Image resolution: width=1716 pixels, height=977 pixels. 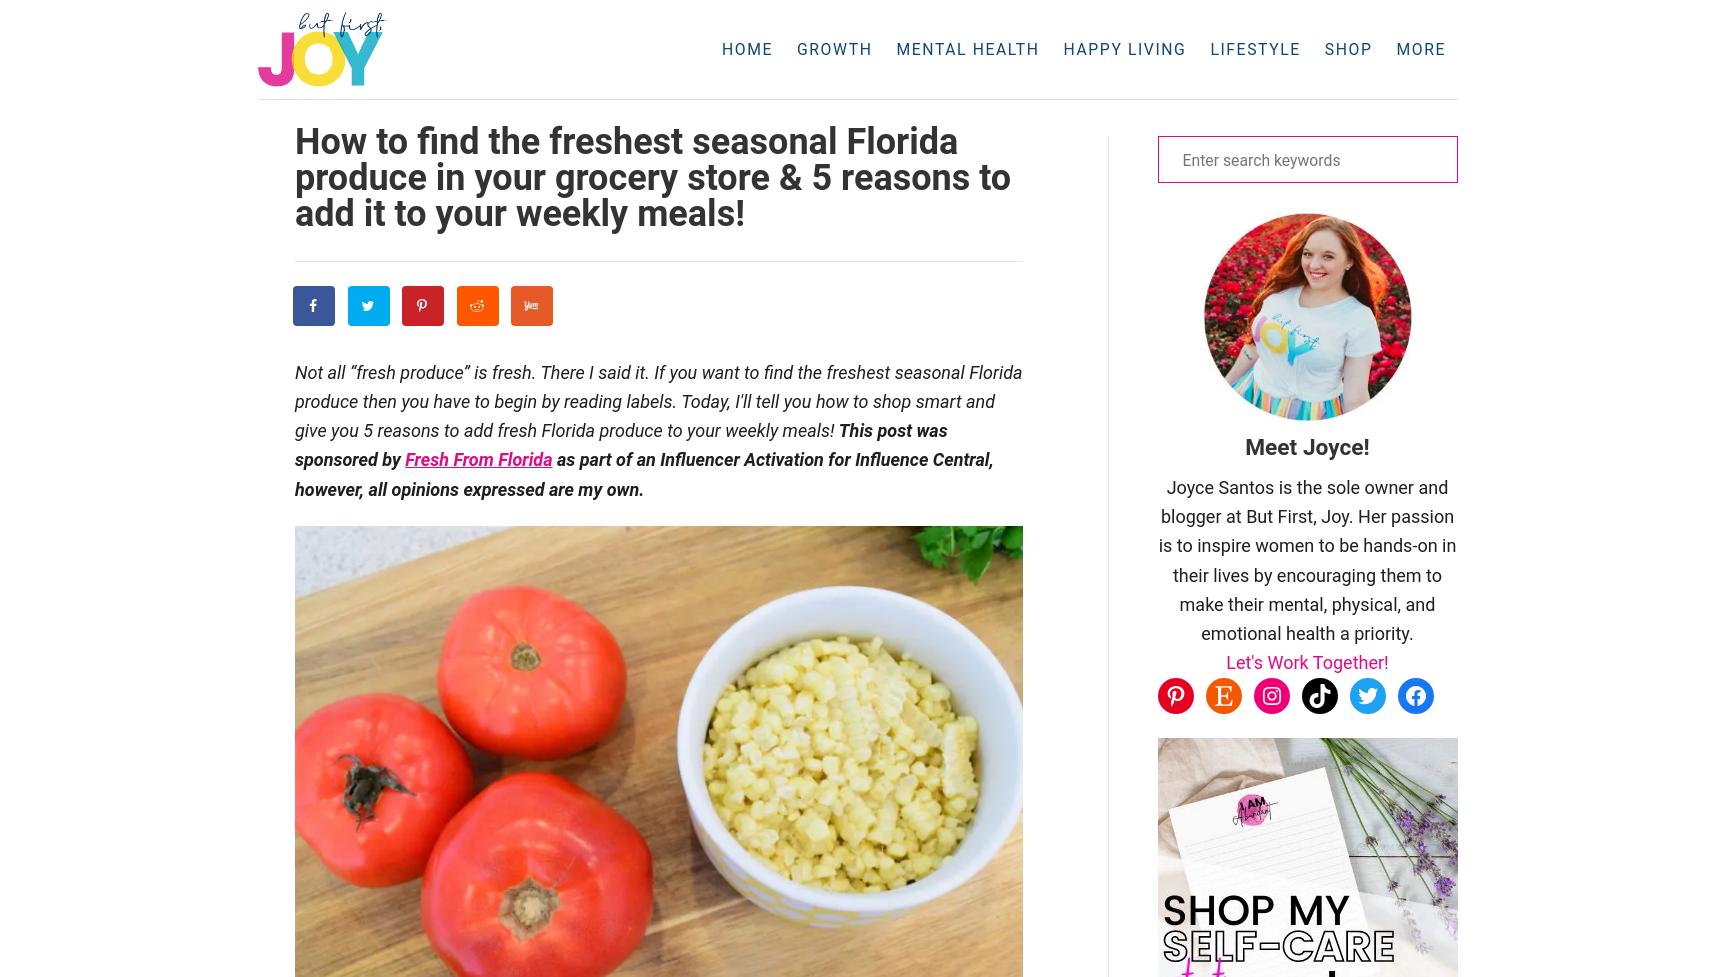 I want to click on 'Keto & Low Carb', so click(x=1209, y=101).